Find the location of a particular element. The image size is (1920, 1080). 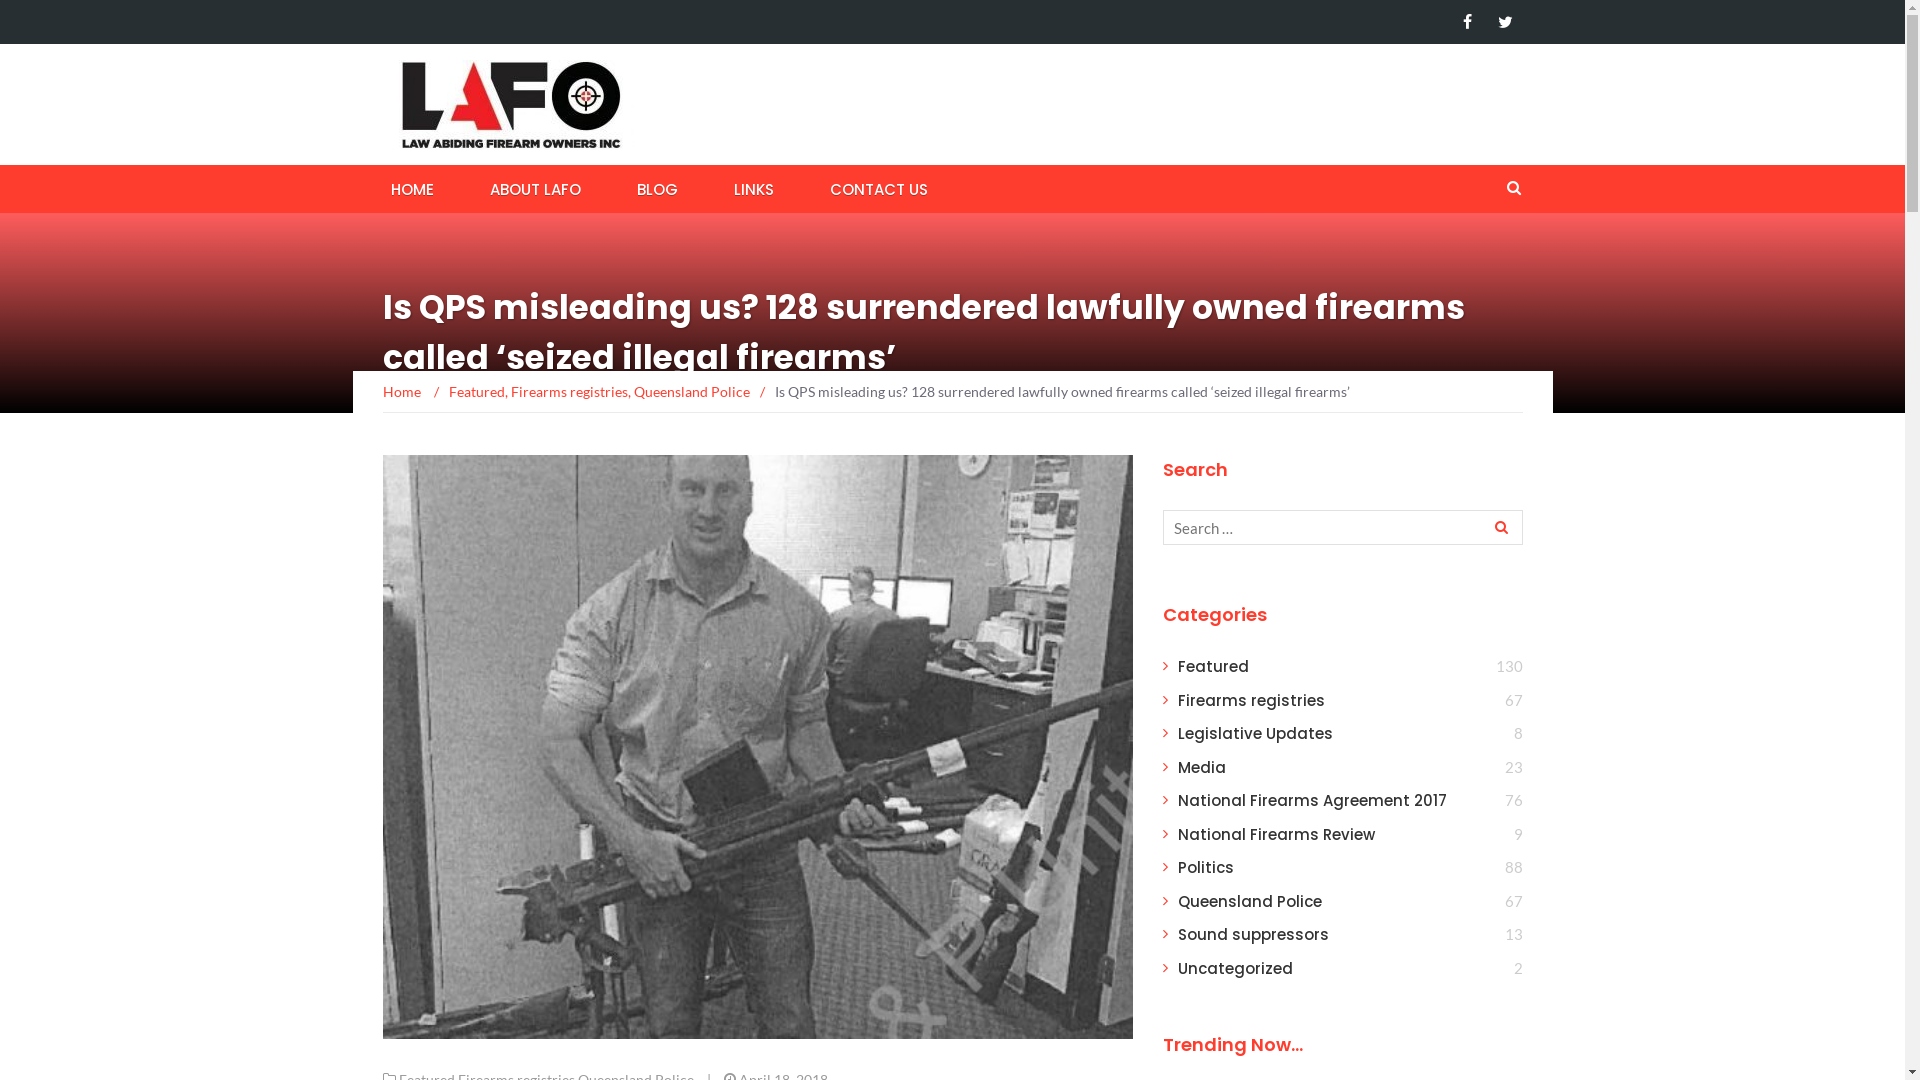

'Firearms registries' is located at coordinates (567, 391).